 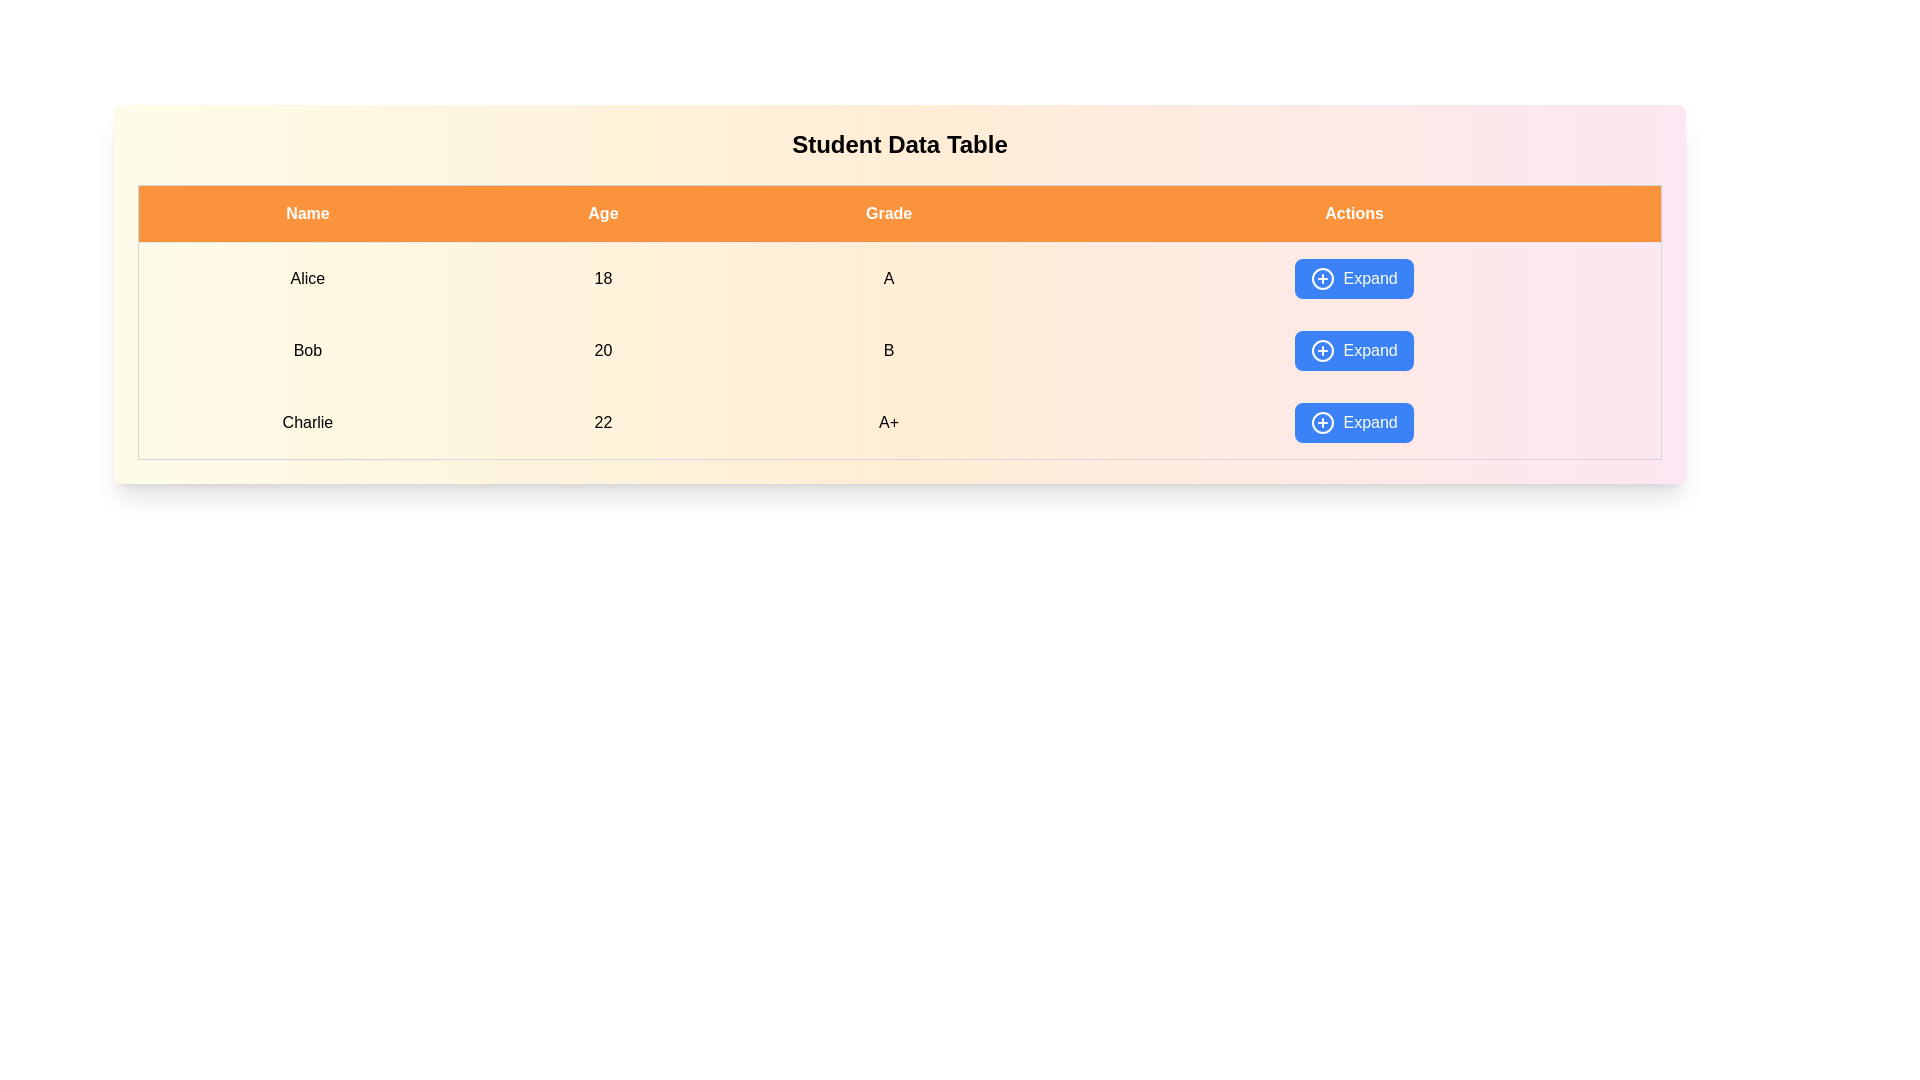 I want to click on the text element displaying 'Alice' in the first row of the data table under the 'Name' column, so click(x=306, y=278).